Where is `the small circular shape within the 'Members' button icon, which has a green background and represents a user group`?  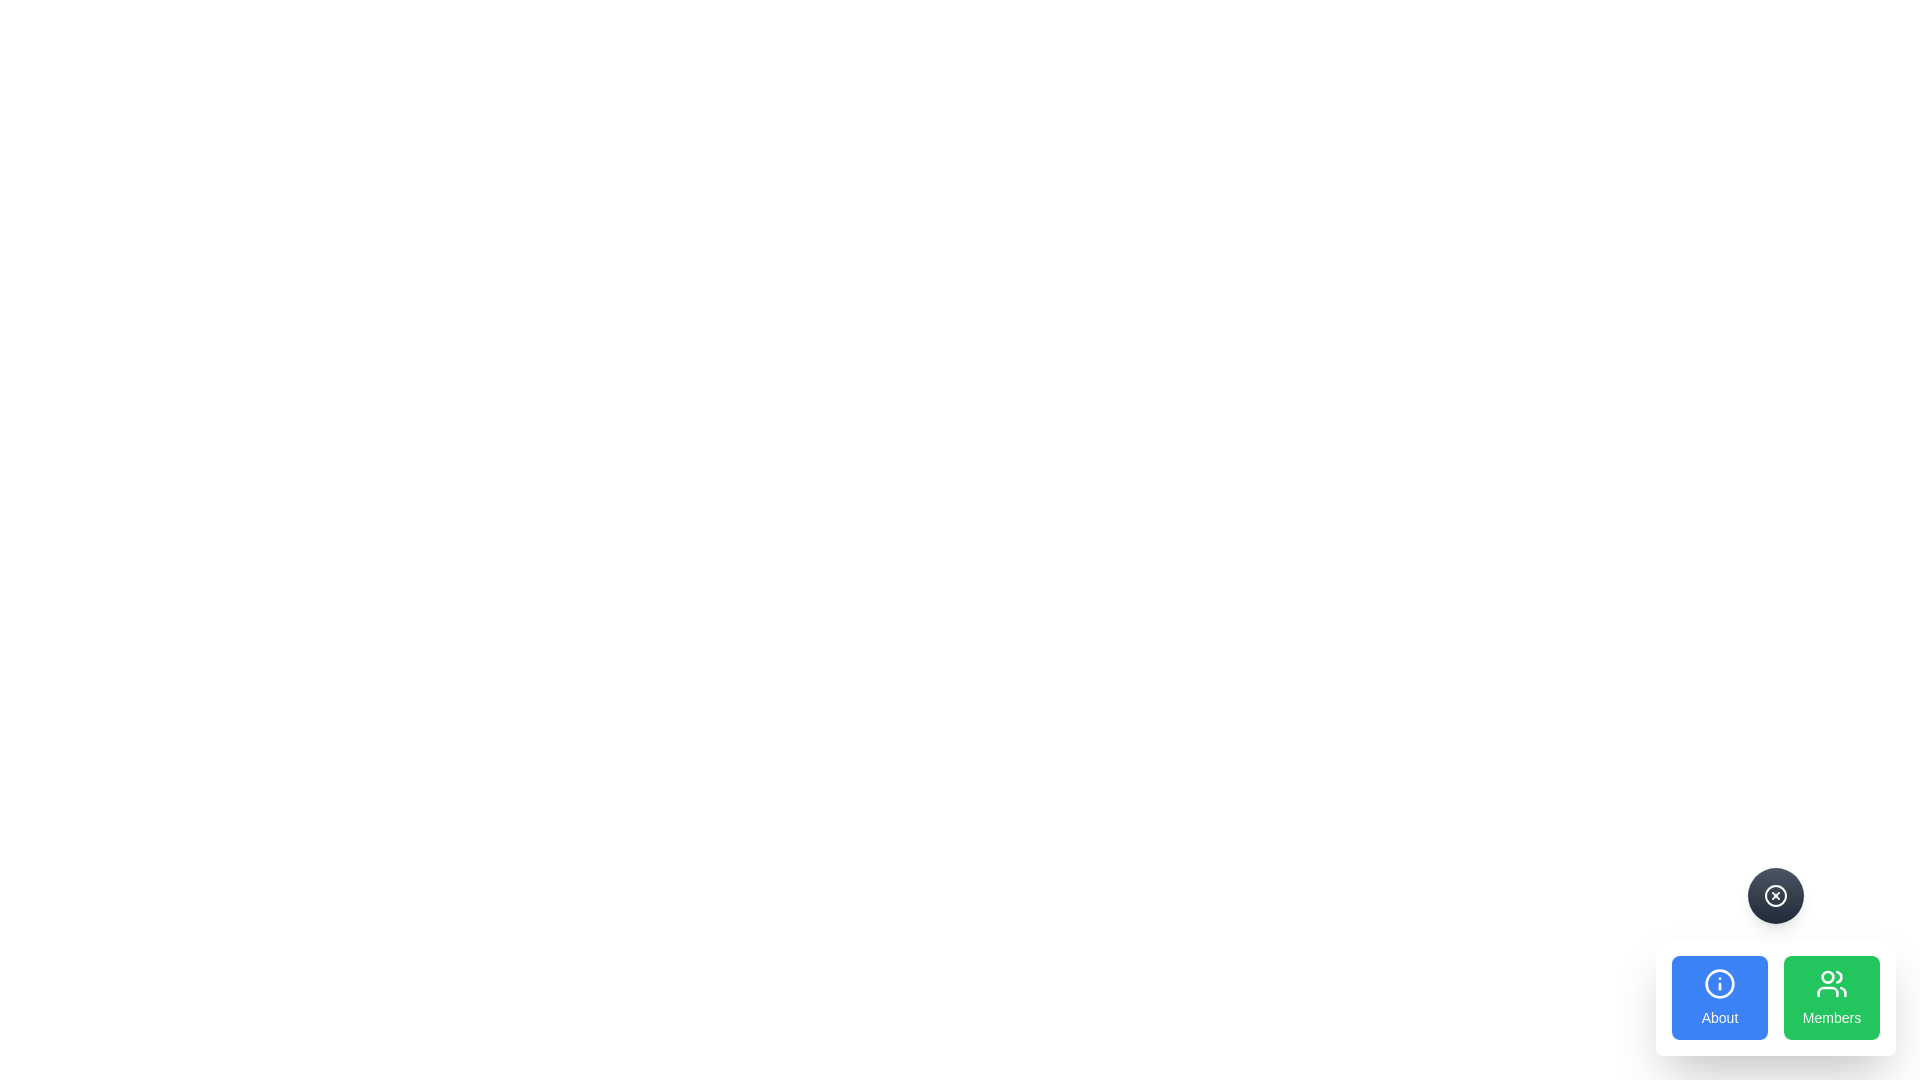 the small circular shape within the 'Members' button icon, which has a green background and represents a user group is located at coordinates (1828, 975).